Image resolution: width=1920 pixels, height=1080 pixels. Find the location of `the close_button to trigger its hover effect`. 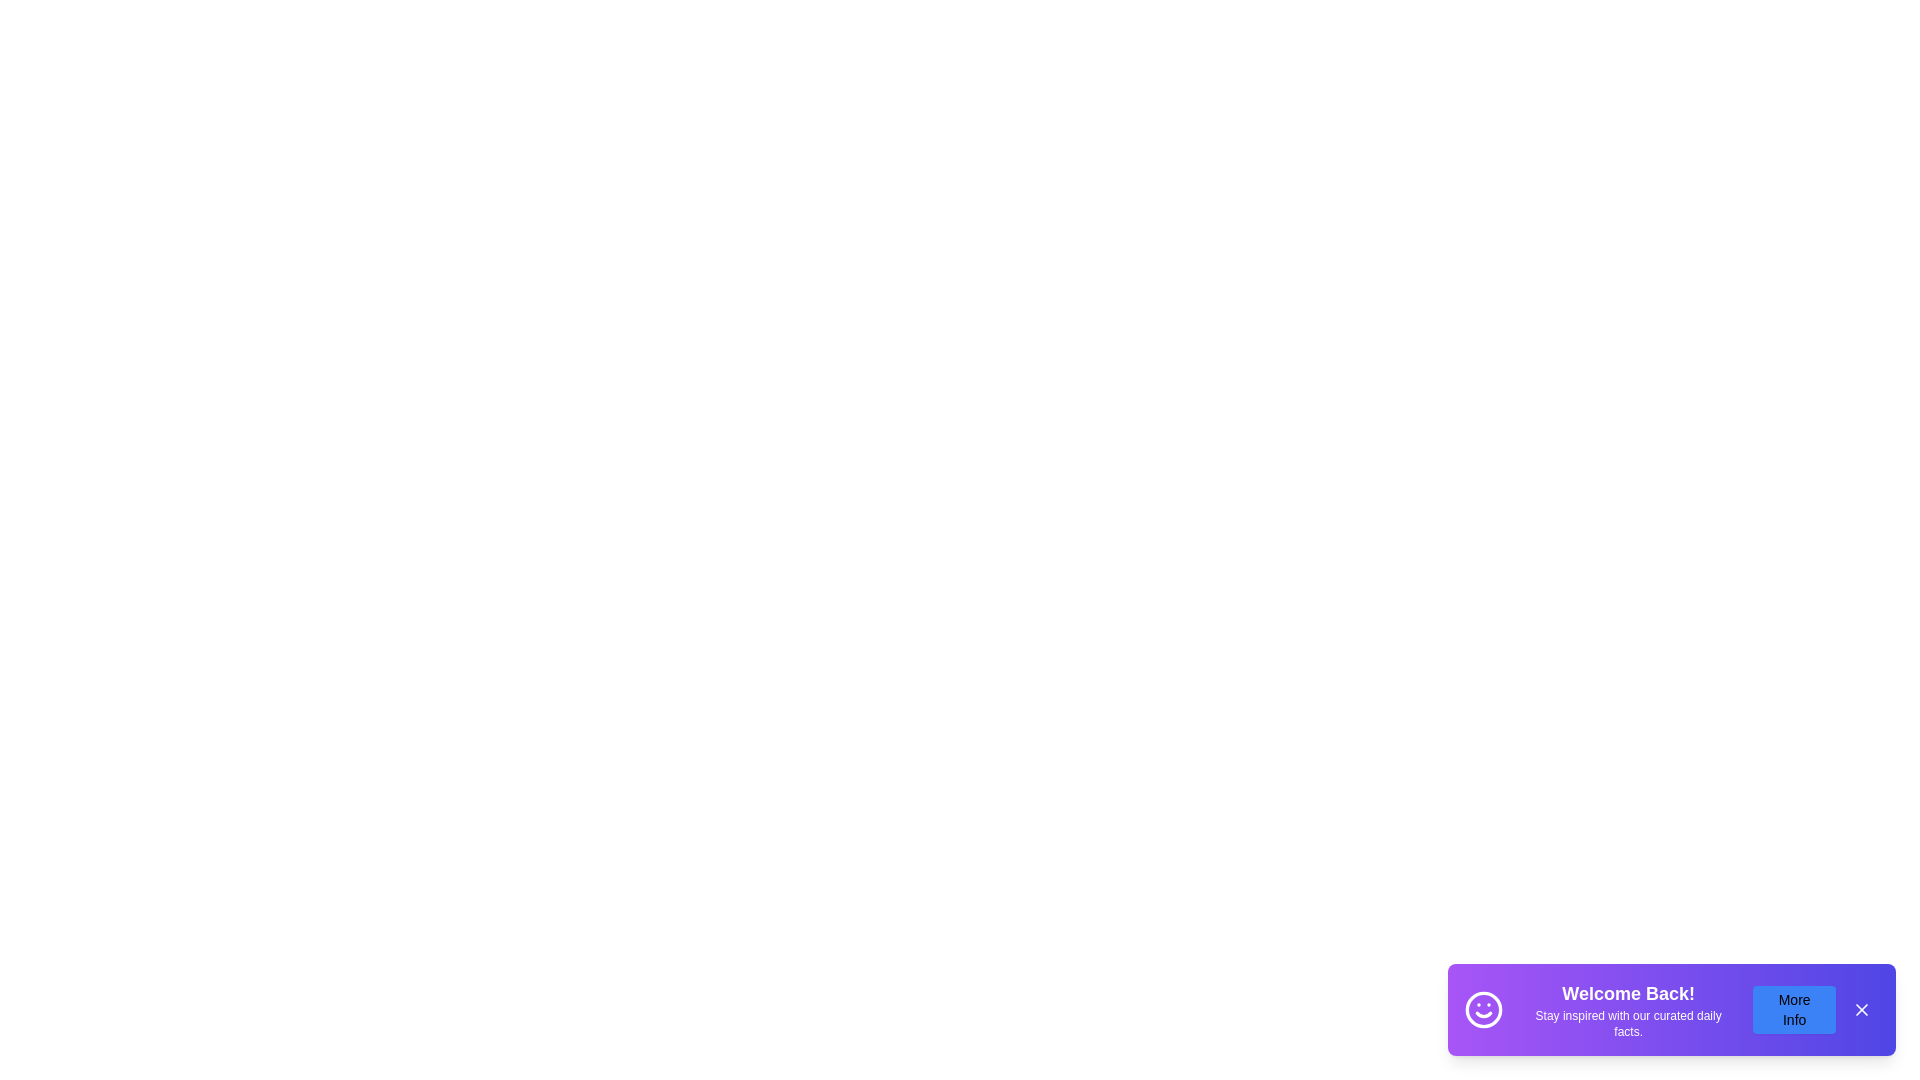

the close_button to trigger its hover effect is located at coordinates (1861, 1010).